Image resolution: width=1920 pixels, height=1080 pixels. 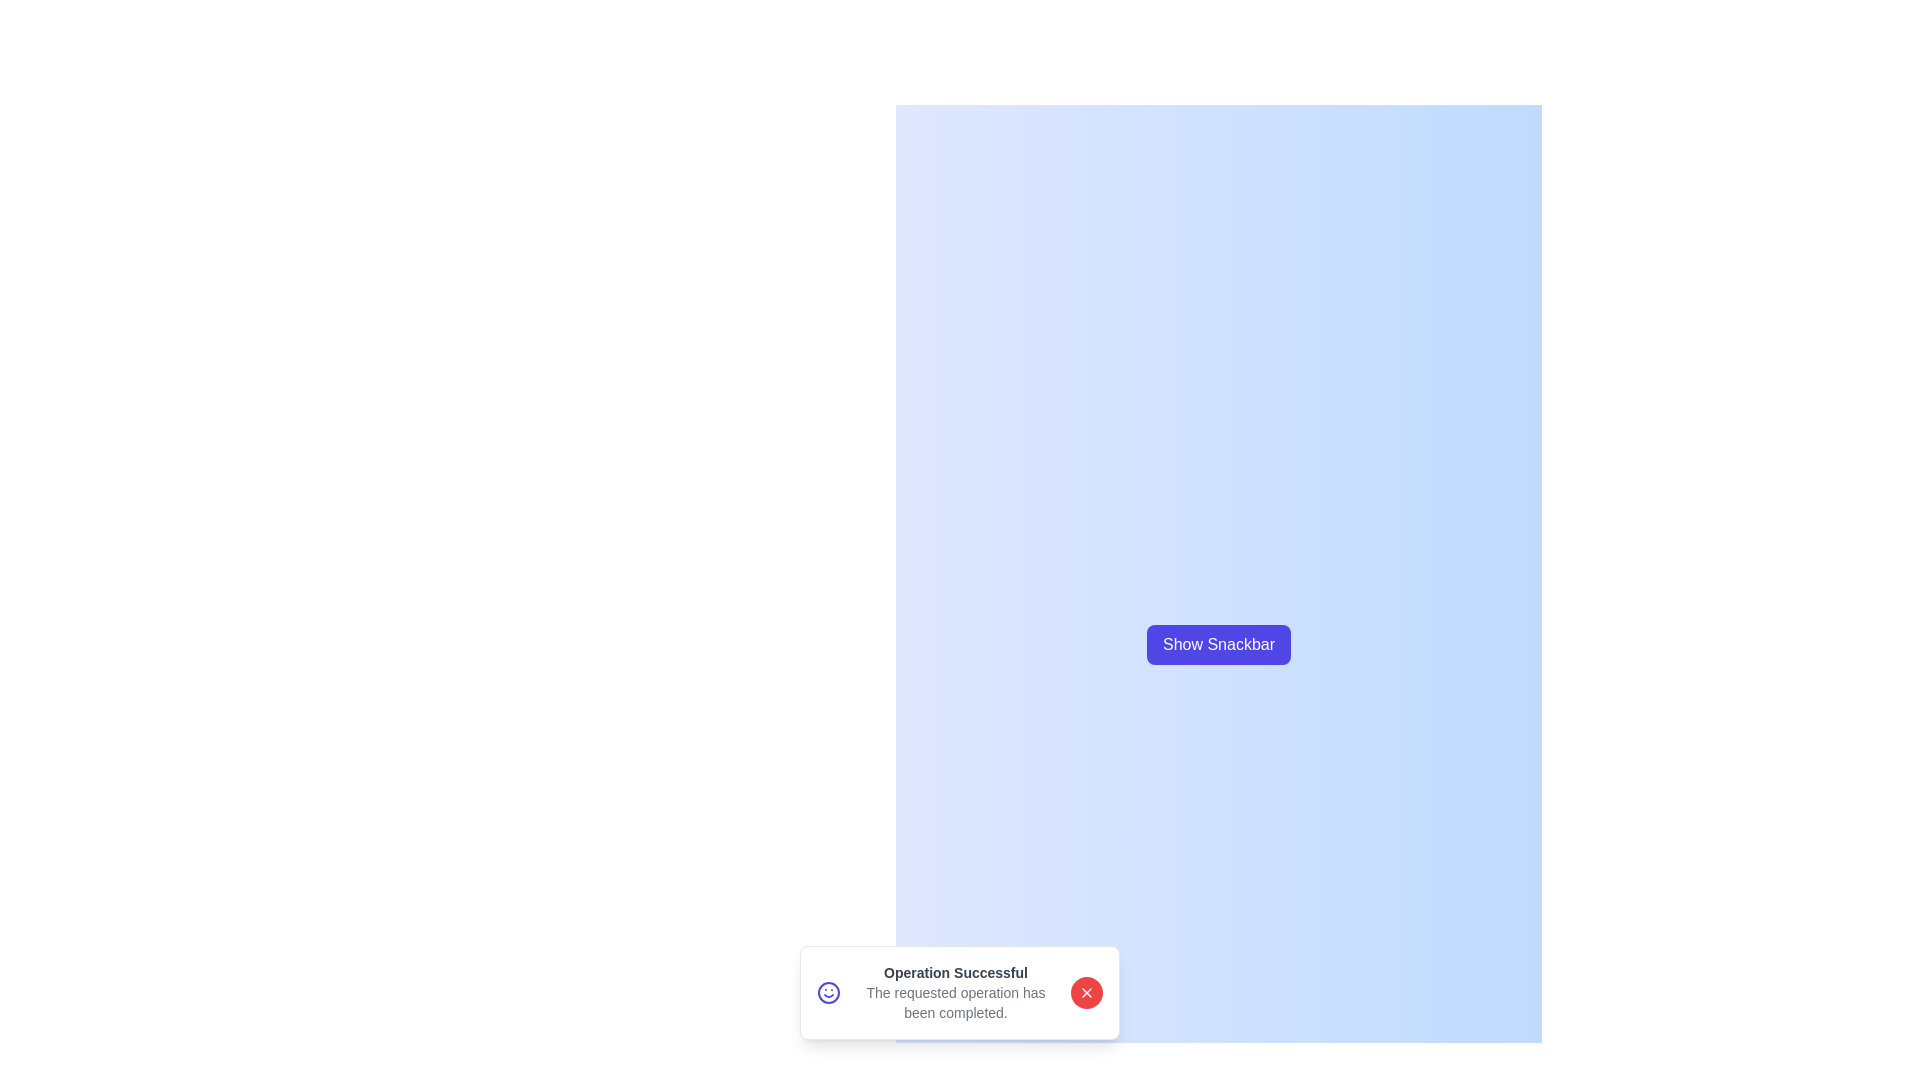 What do you see at coordinates (829, 992) in the screenshot?
I see `the smile icon in the snackbar` at bounding box center [829, 992].